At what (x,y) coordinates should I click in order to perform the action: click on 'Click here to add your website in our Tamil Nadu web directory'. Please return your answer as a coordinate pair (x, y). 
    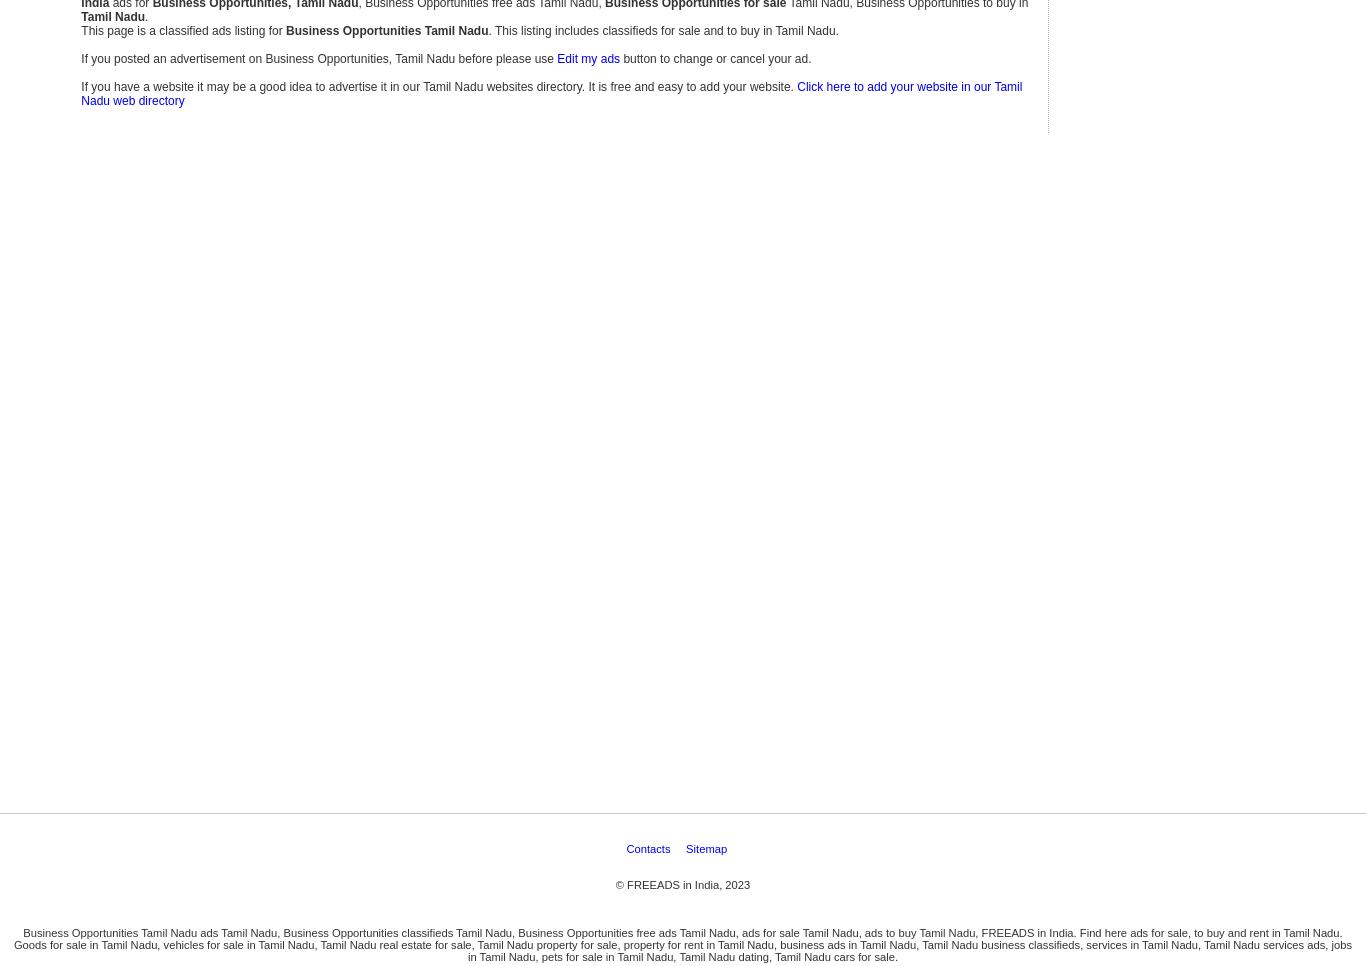
    Looking at the image, I should click on (551, 92).